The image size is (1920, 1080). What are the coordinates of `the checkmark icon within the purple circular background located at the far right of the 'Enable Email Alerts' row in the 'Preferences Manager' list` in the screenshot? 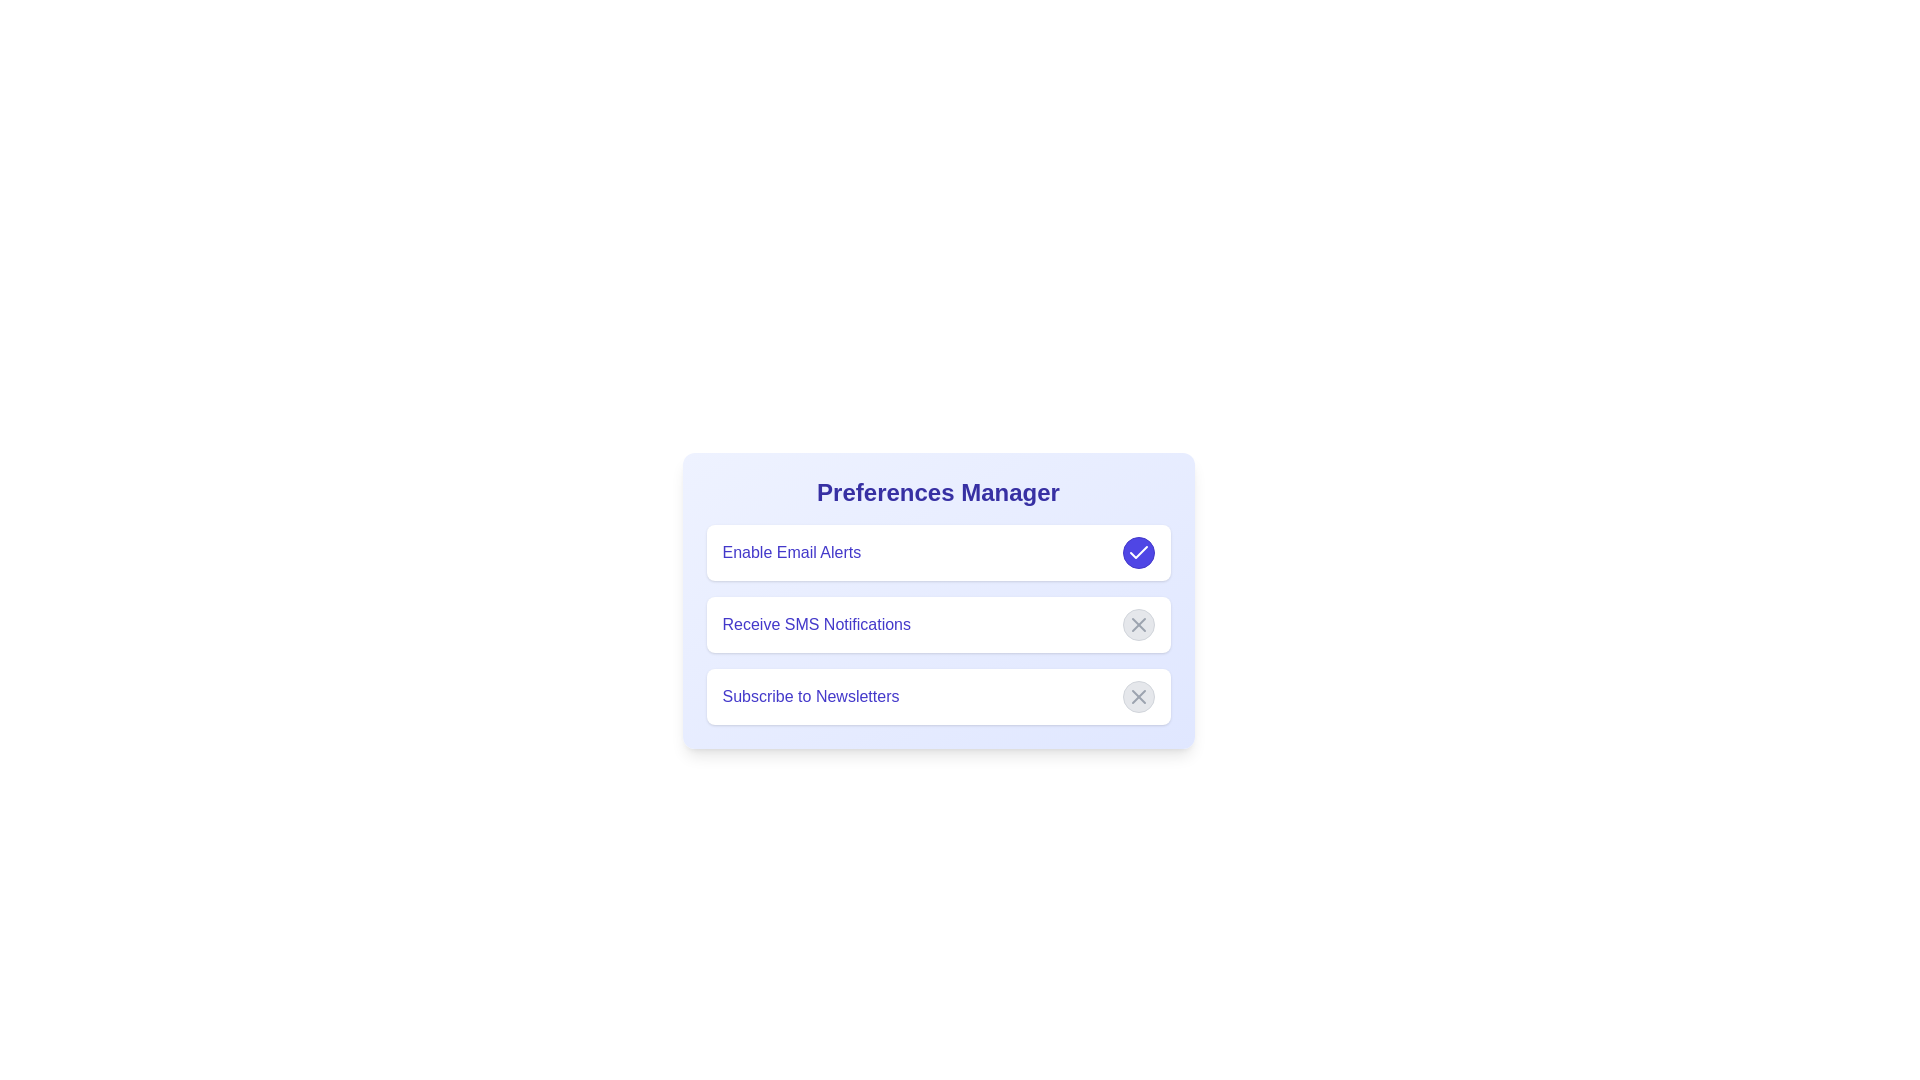 It's located at (1138, 552).